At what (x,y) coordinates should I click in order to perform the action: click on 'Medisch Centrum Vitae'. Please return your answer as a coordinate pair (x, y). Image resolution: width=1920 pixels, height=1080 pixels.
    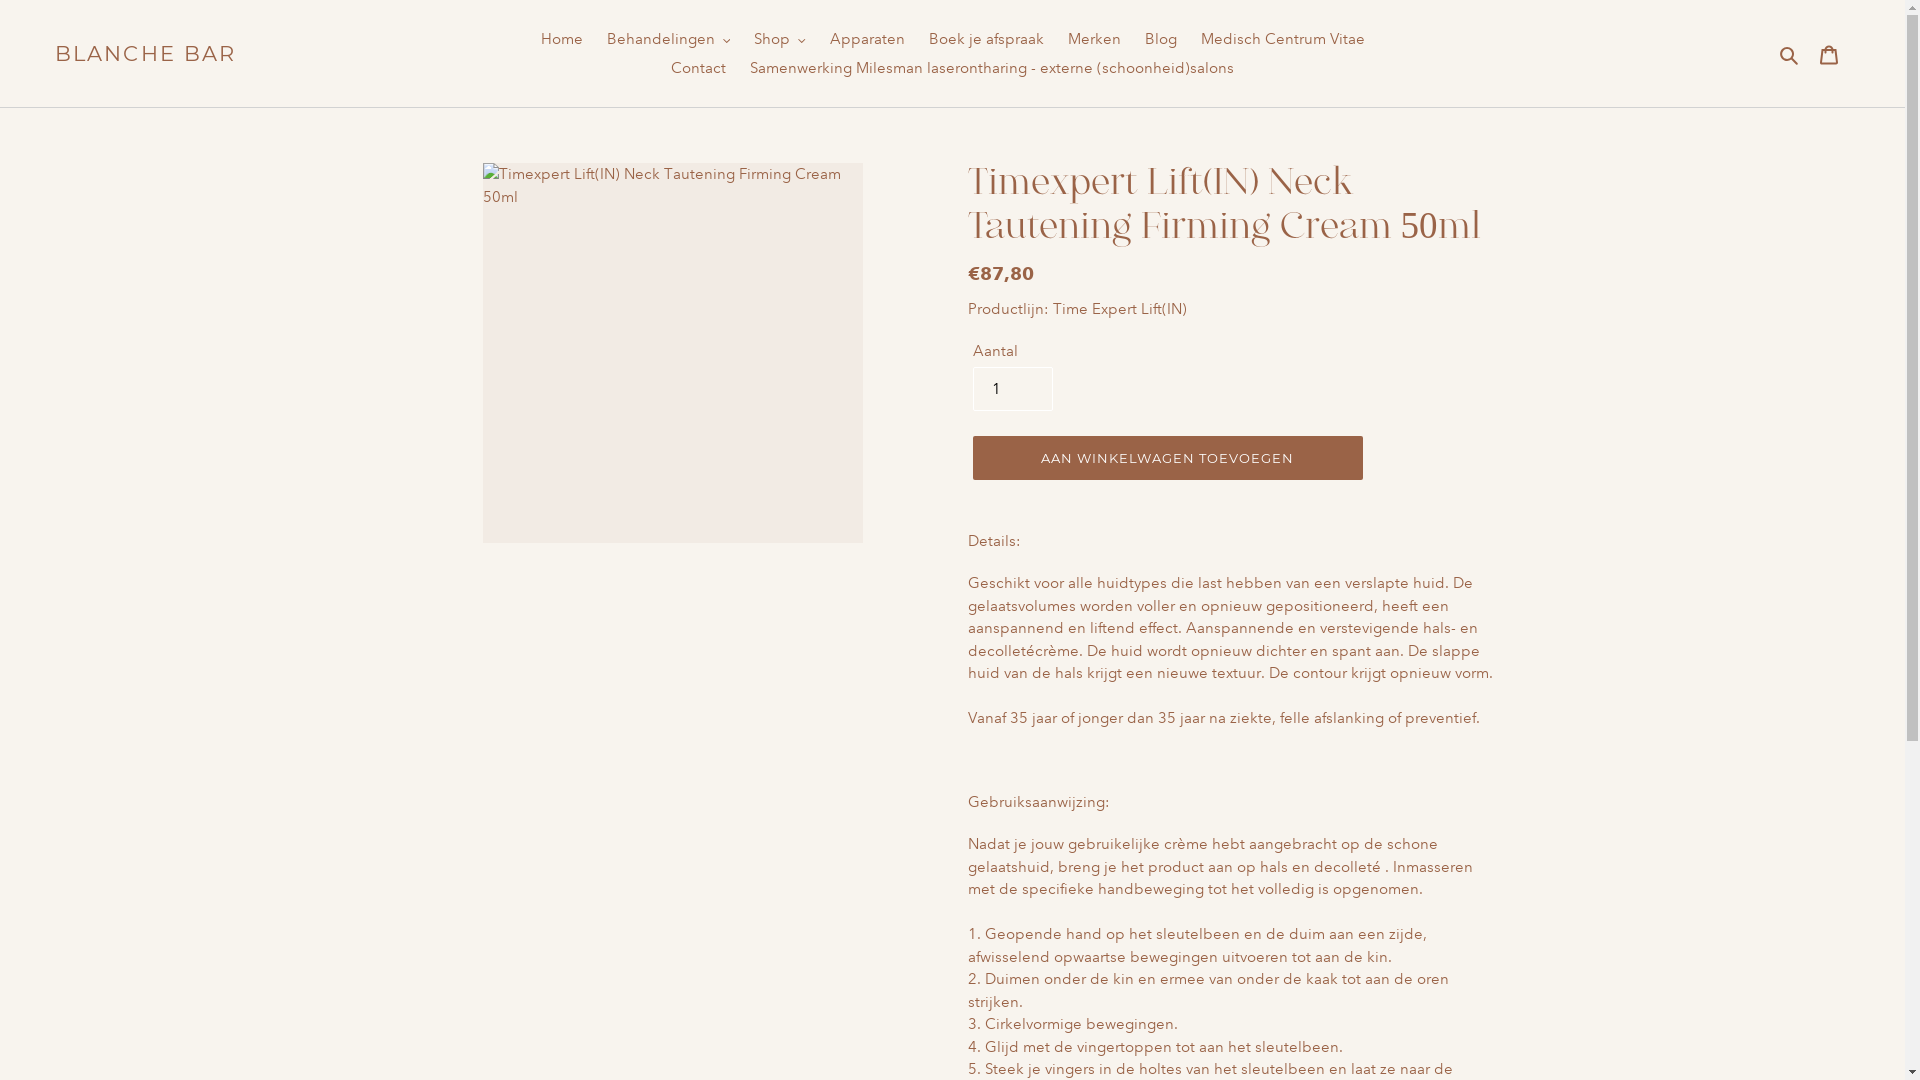
    Looking at the image, I should click on (1281, 39).